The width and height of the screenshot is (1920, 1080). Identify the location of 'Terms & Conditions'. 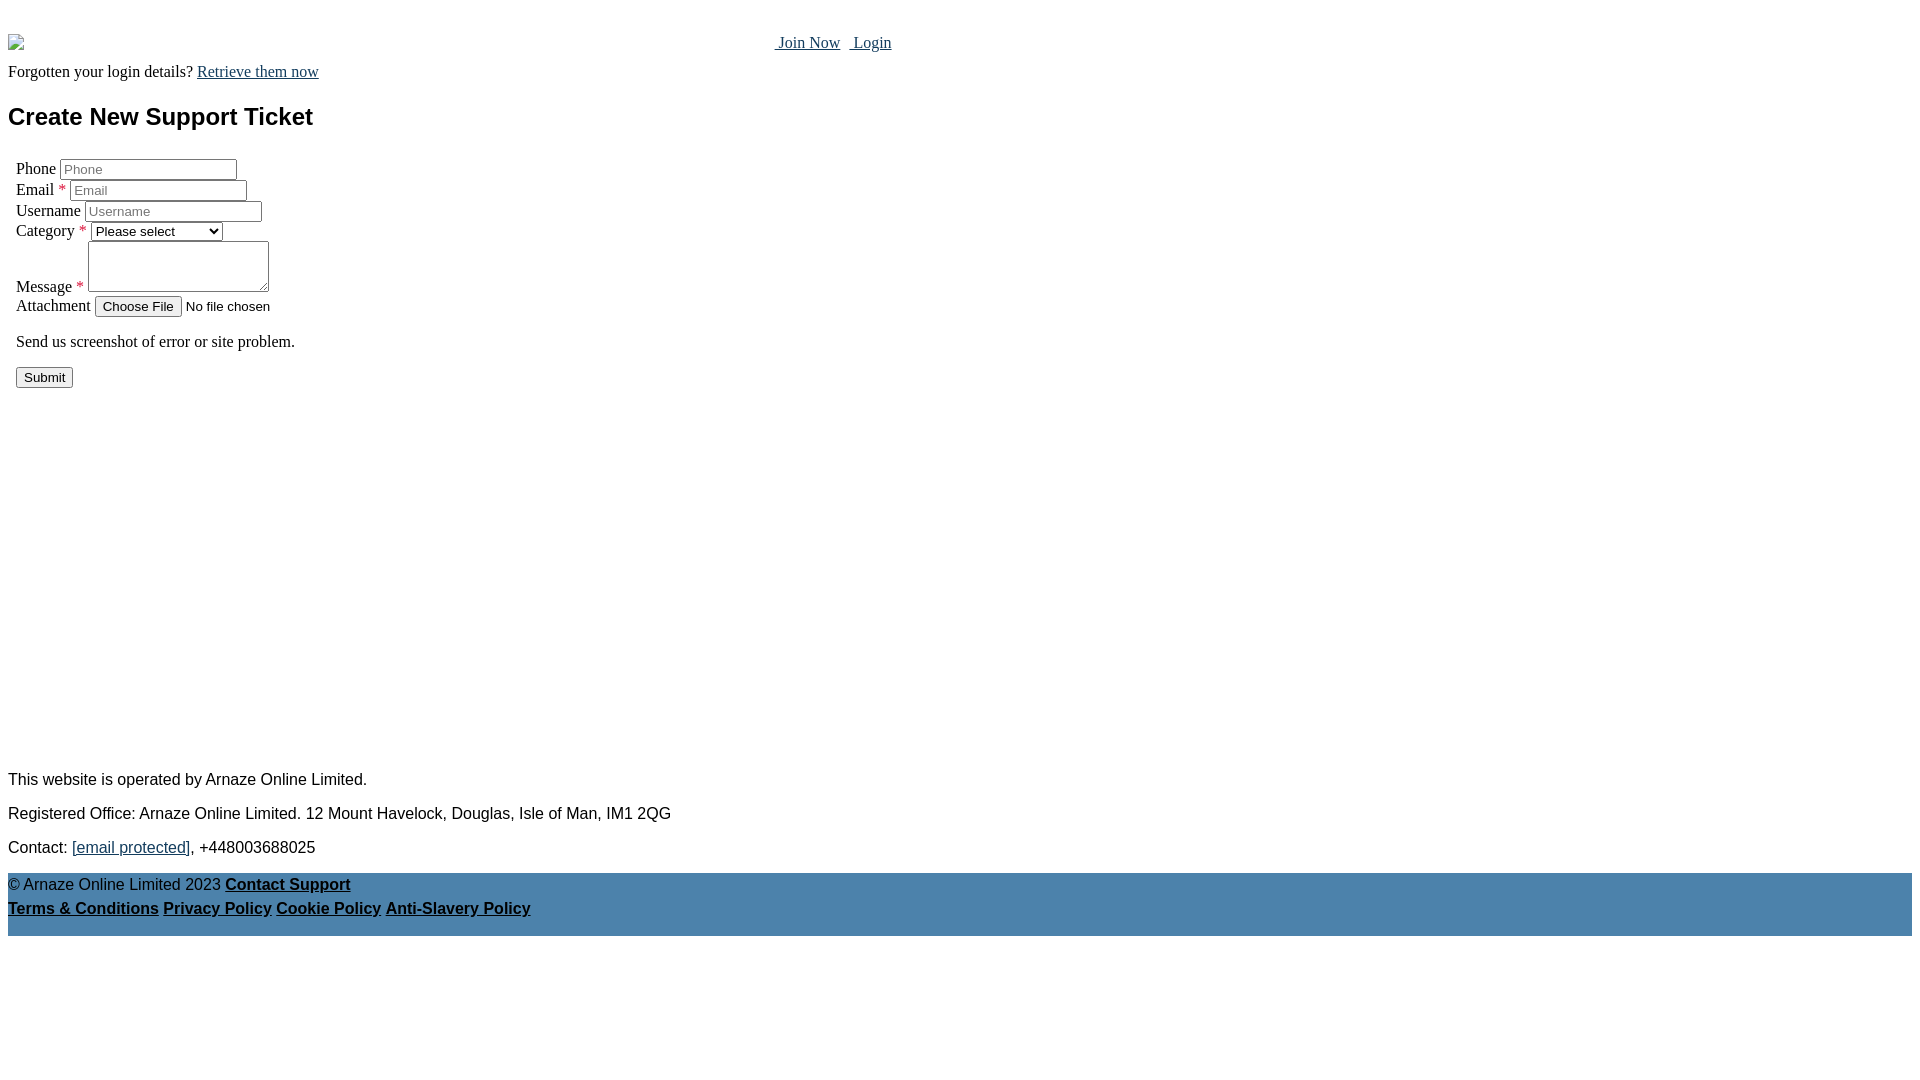
(82, 908).